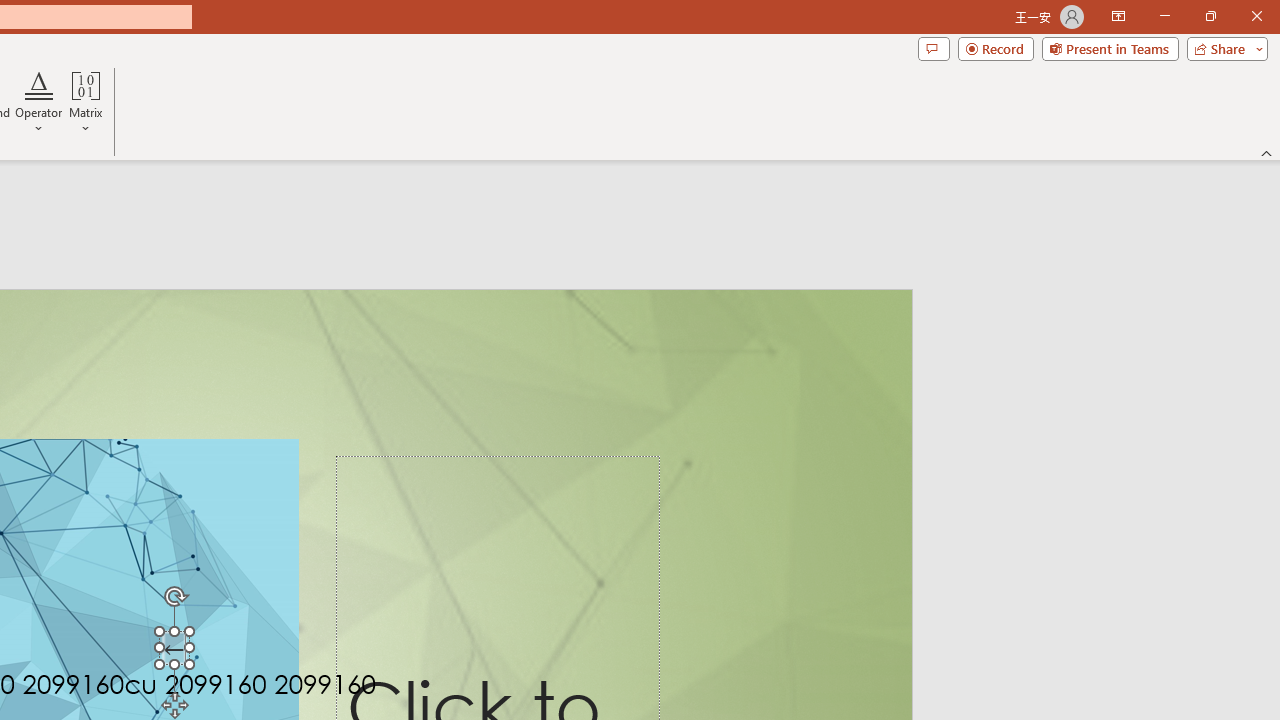 The width and height of the screenshot is (1280, 720). Describe the element at coordinates (85, 103) in the screenshot. I see `'Matrix'` at that location.